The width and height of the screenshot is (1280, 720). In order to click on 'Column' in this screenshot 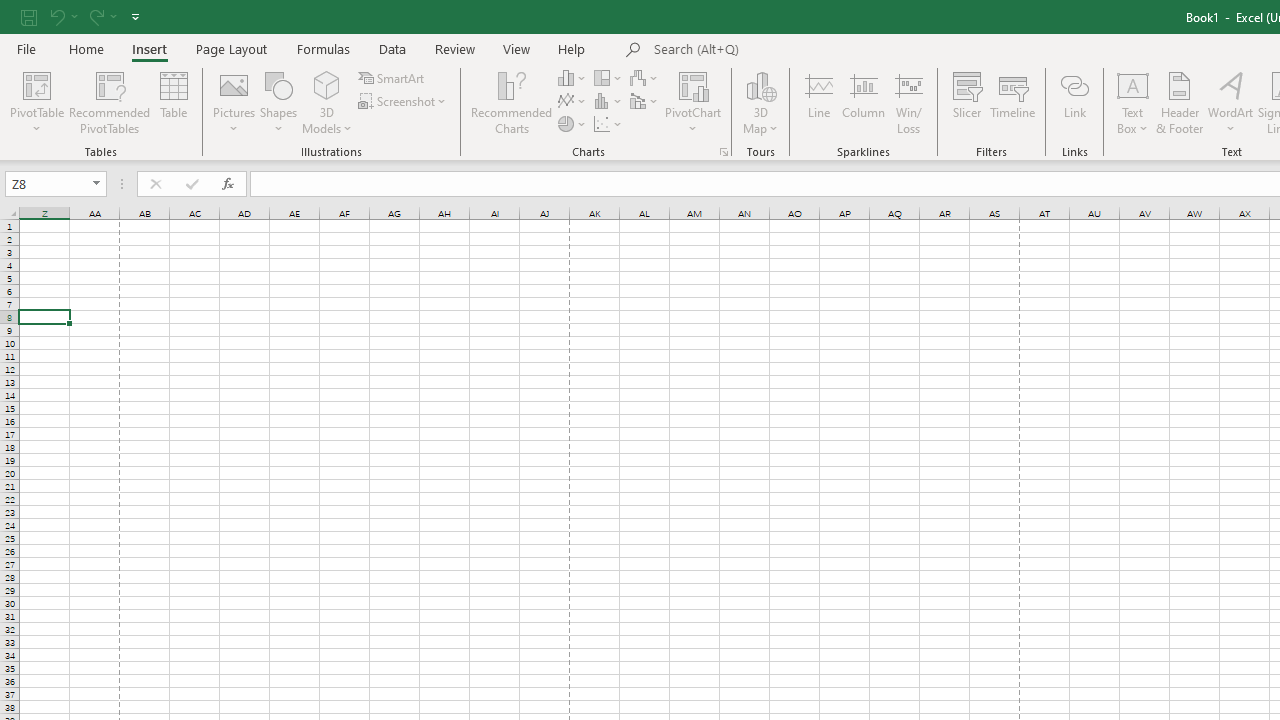, I will do `click(864, 103)`.